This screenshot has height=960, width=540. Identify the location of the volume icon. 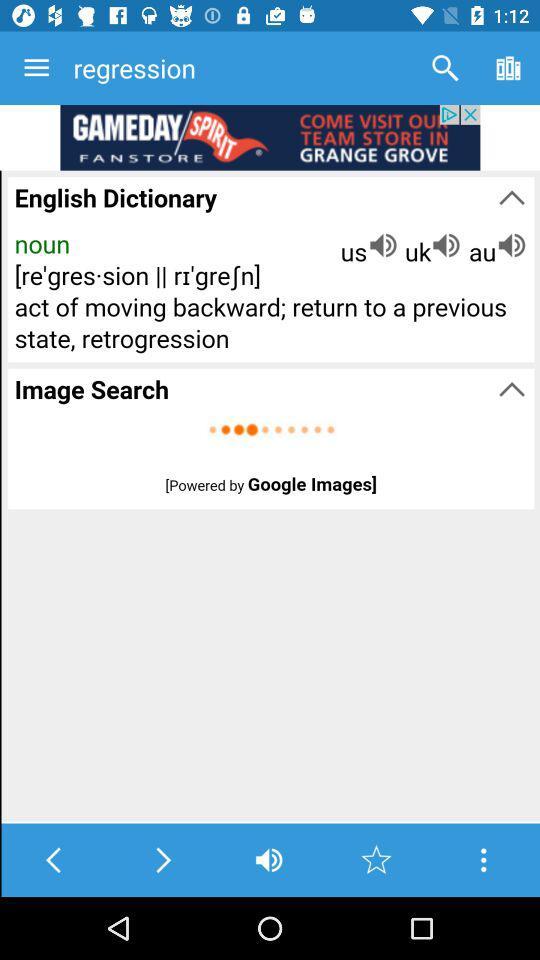
(269, 859).